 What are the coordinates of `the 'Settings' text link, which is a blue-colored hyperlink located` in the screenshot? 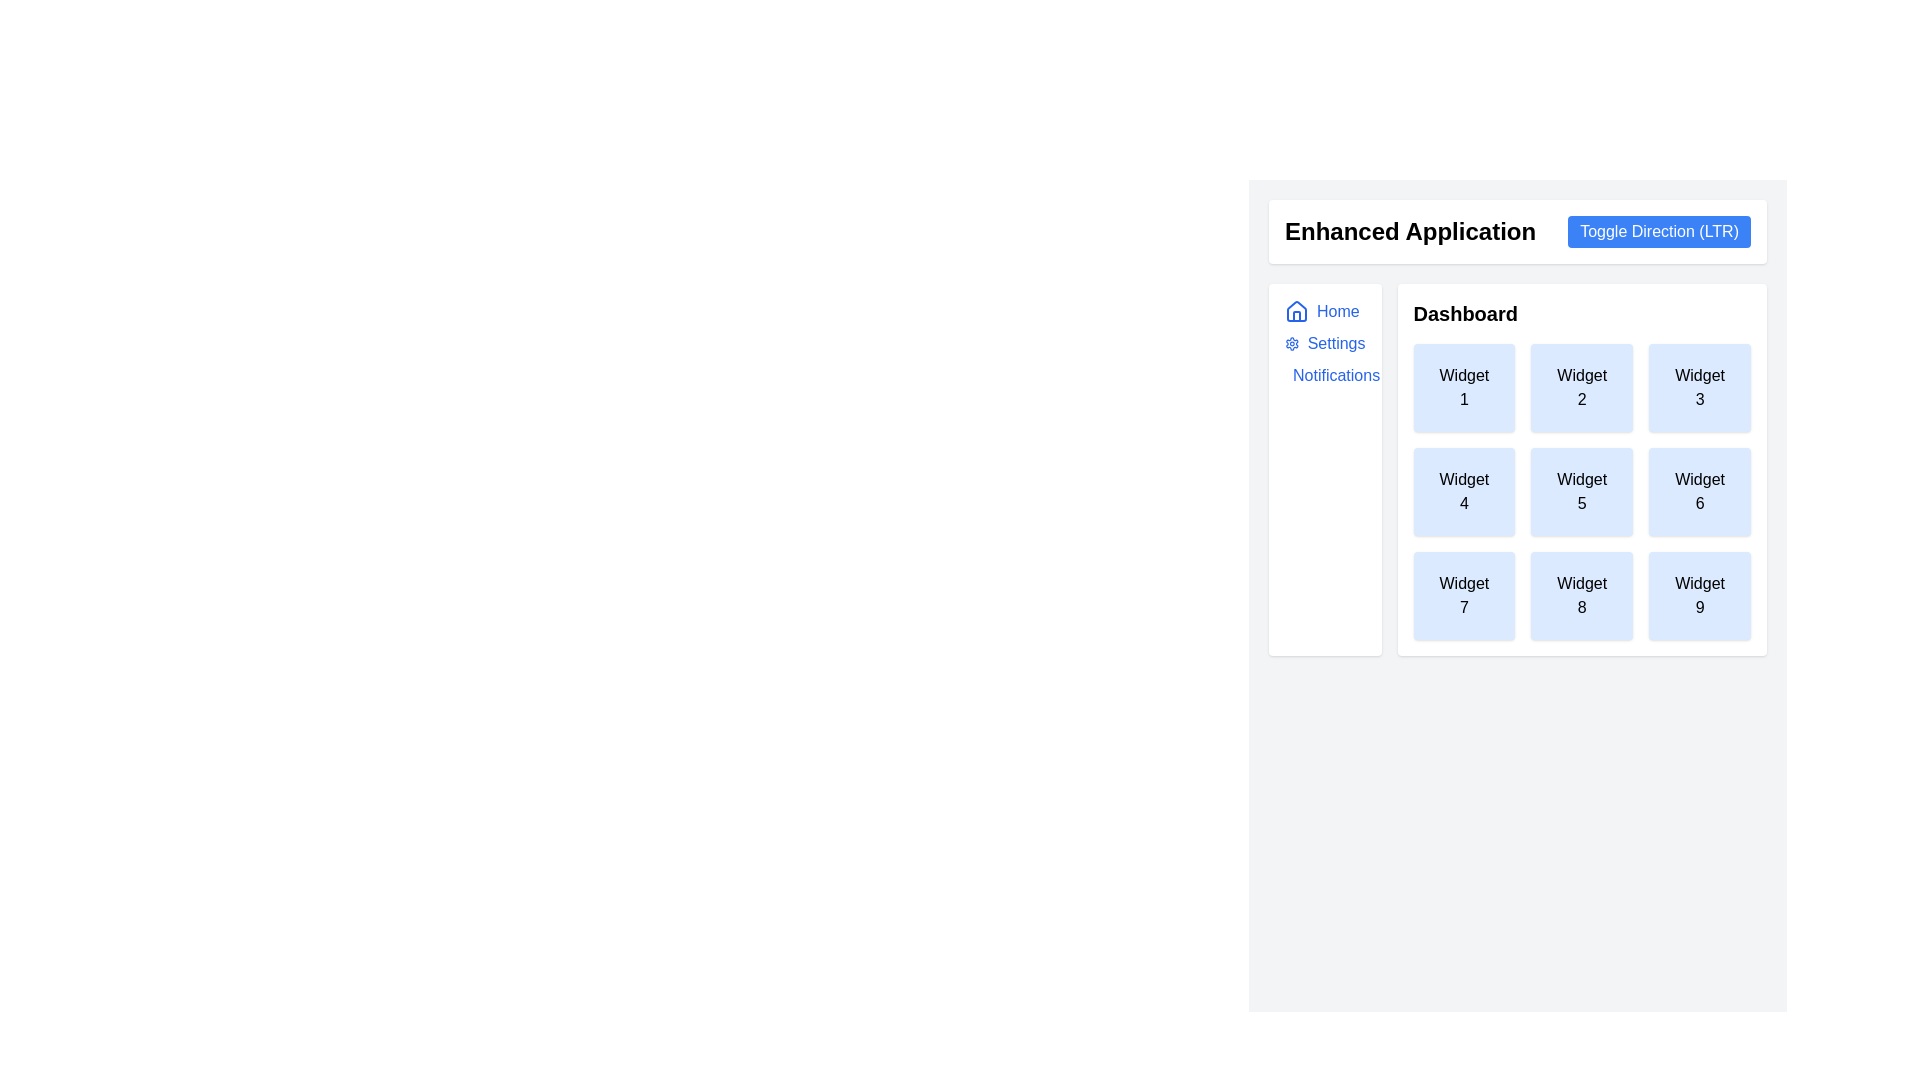 It's located at (1335, 342).